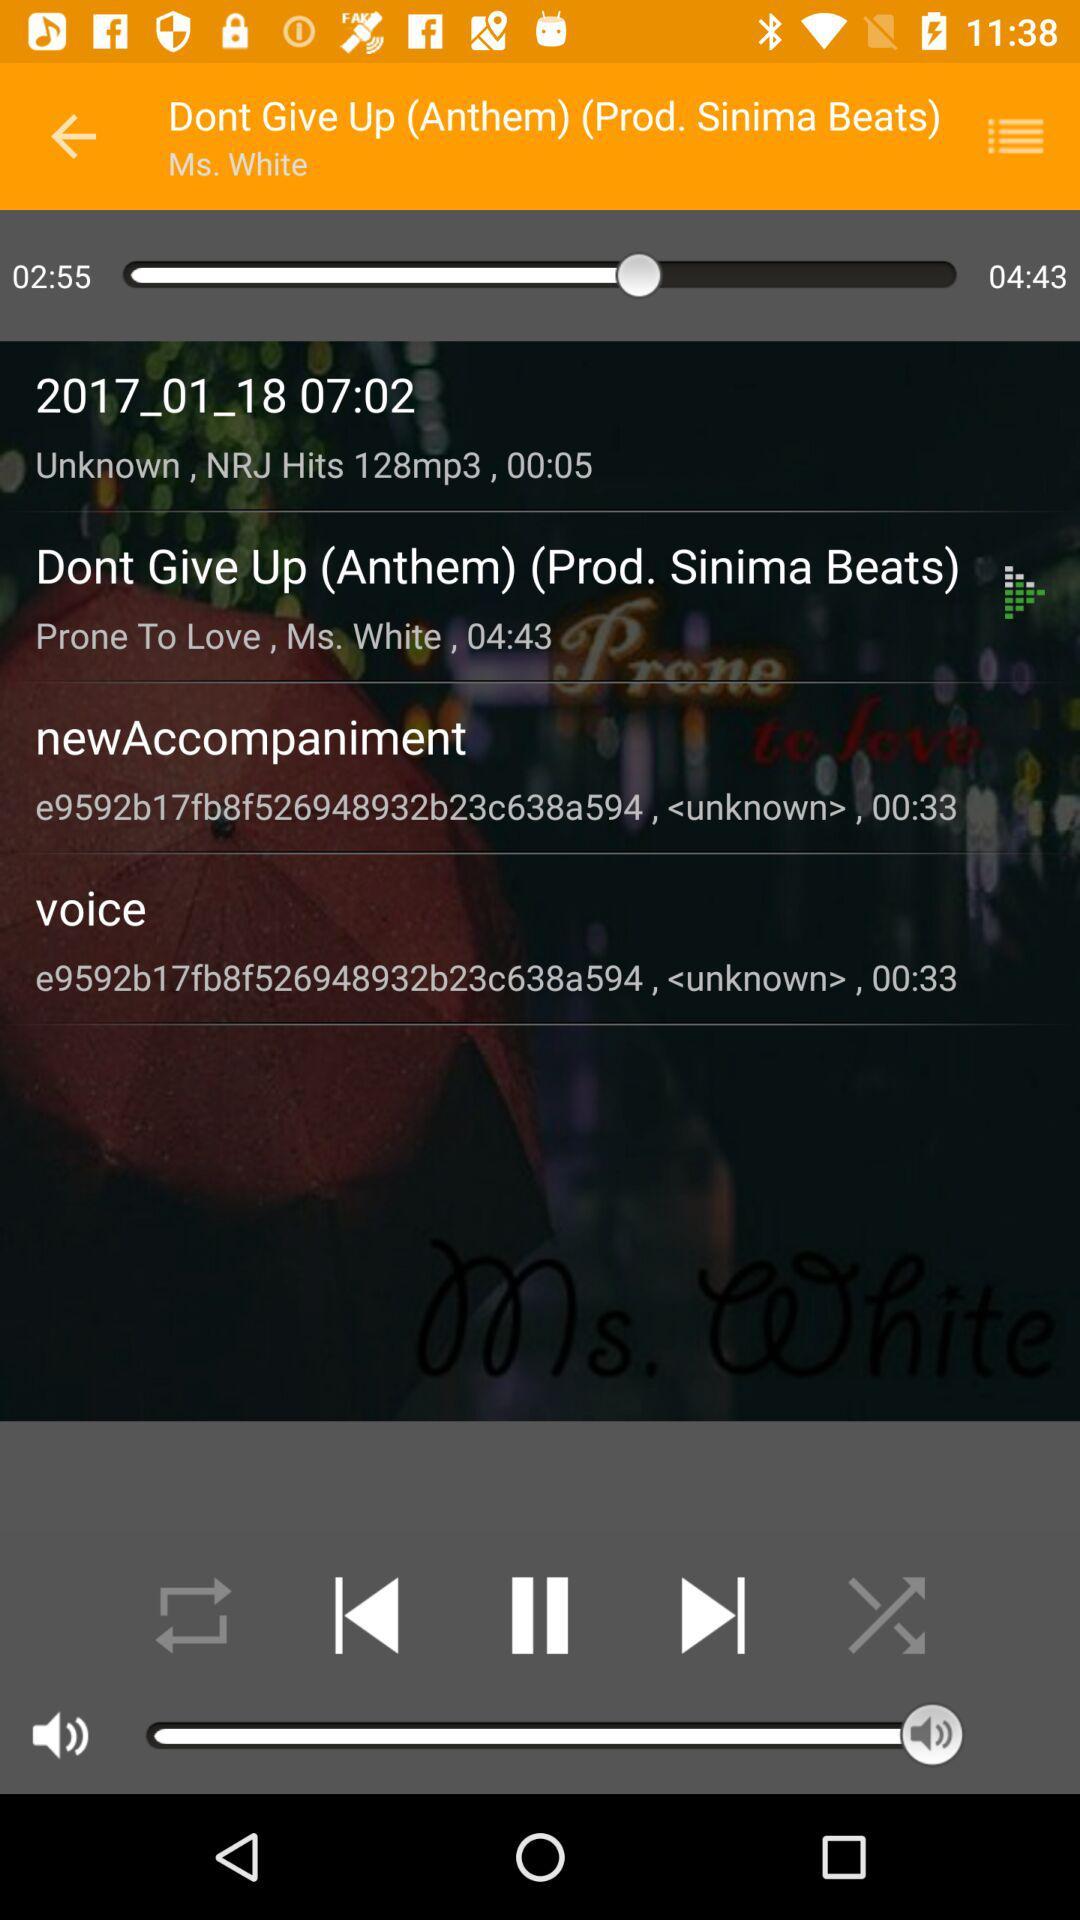 The image size is (1080, 1920). Describe the element at coordinates (366, 1615) in the screenshot. I see `rewind` at that location.